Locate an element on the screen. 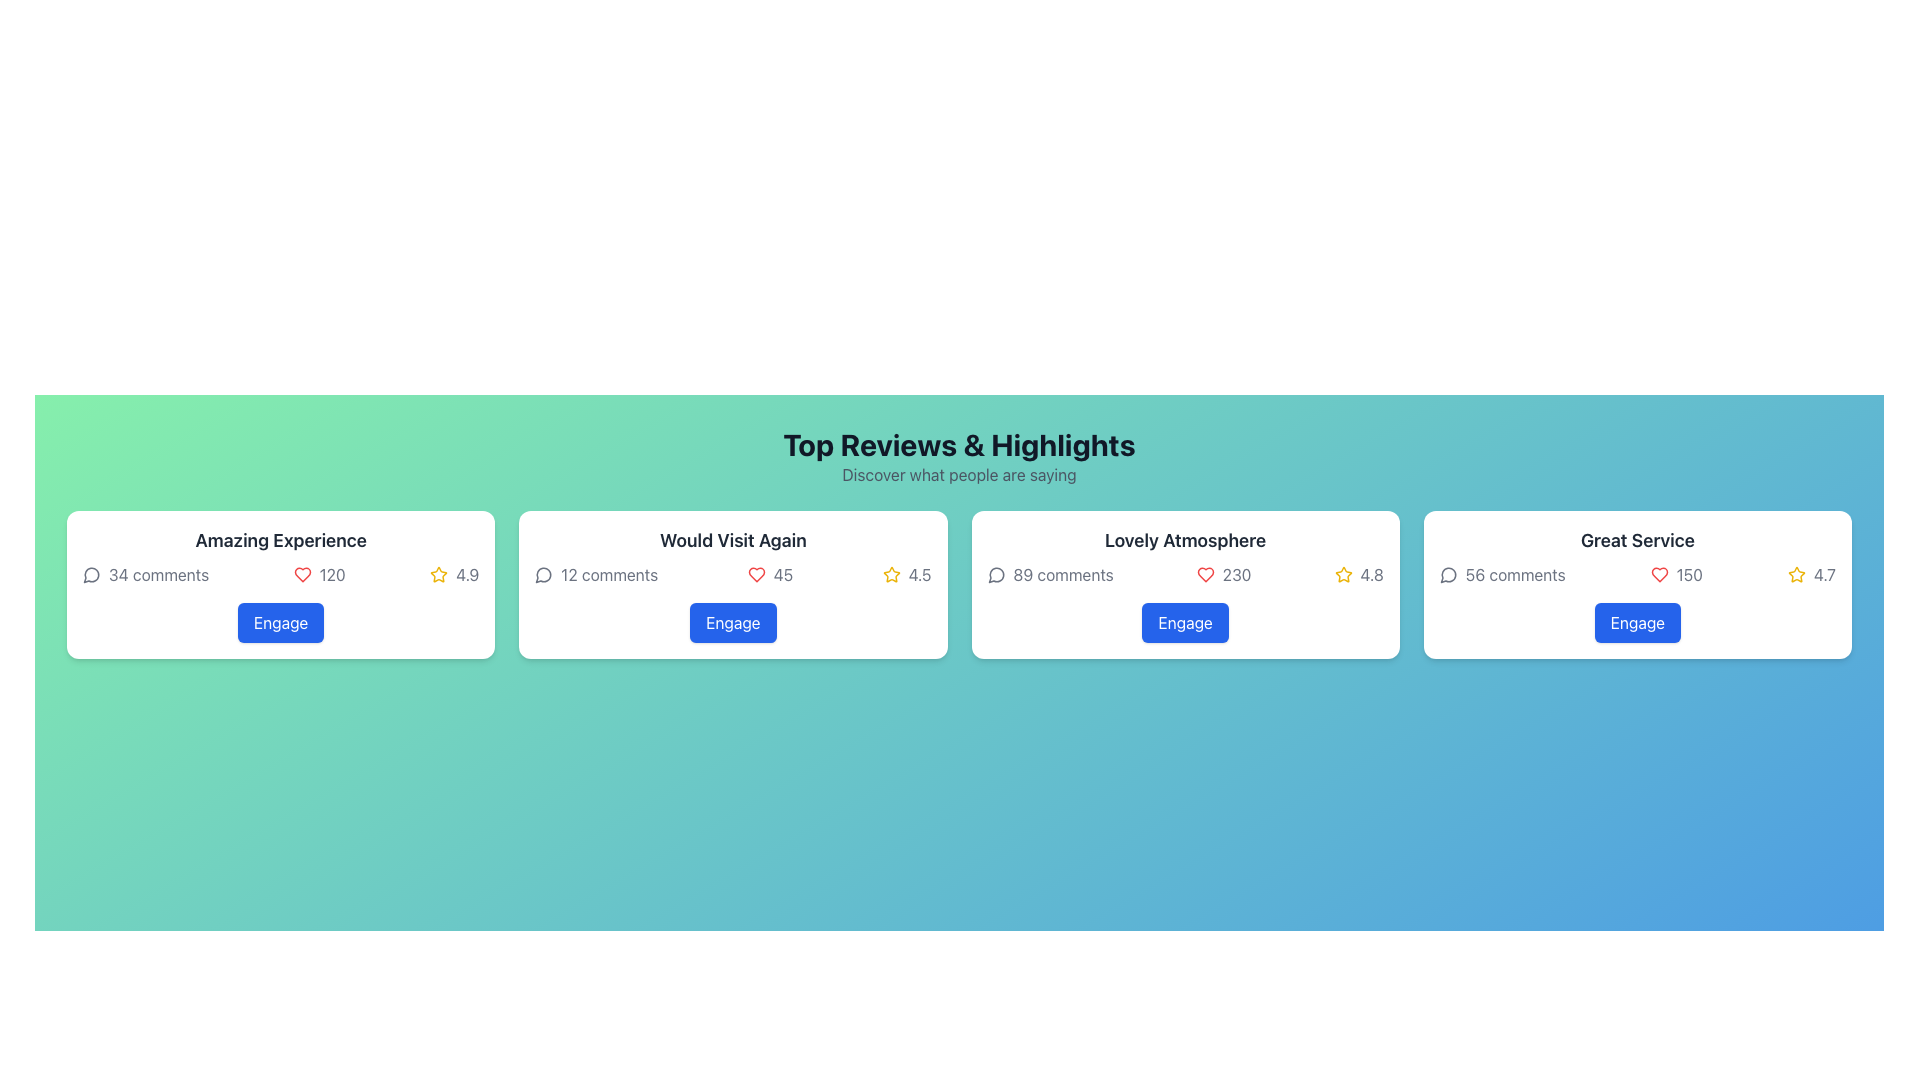  the numerical average rating text associated with the 'Amazing Experience' card, located to the right of the star icon in the bottom-right section of the first review card is located at coordinates (466, 574).